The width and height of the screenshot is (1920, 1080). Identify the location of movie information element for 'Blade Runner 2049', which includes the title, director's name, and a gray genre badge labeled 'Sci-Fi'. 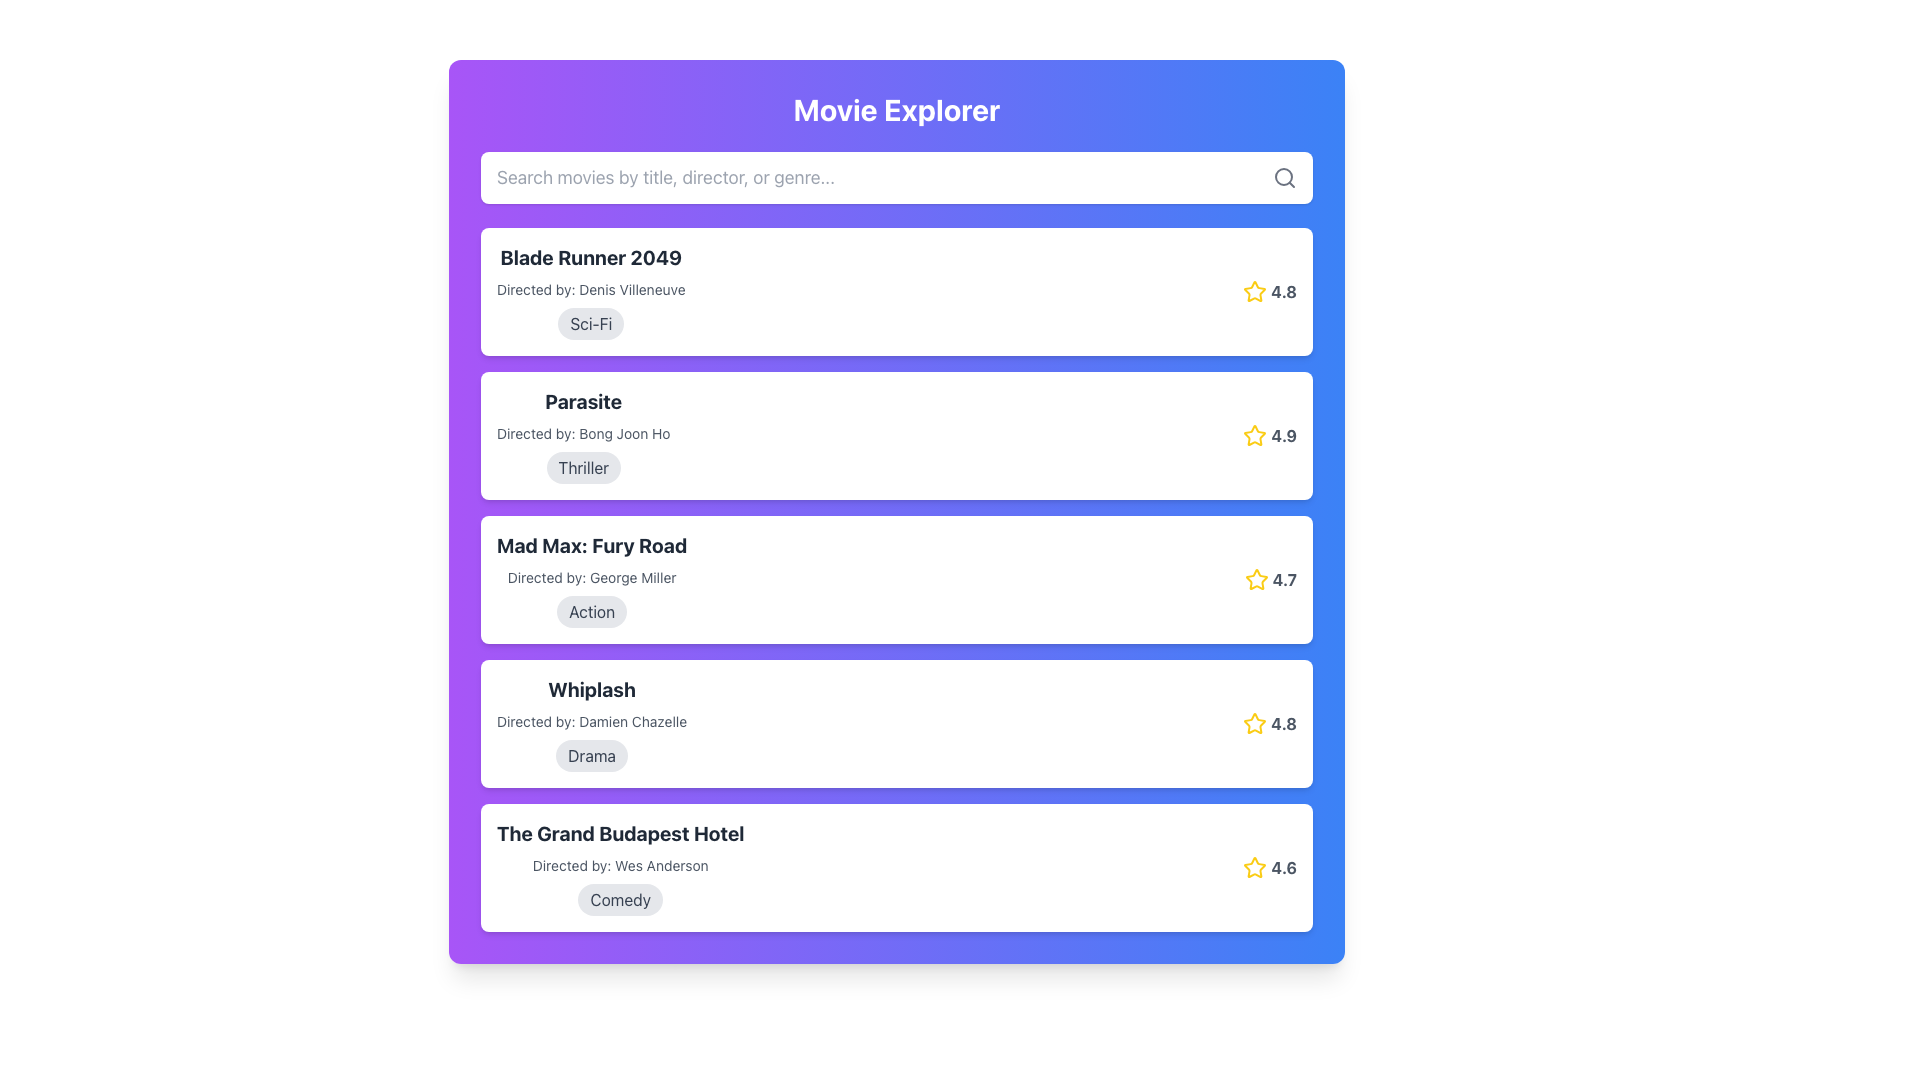
(590, 292).